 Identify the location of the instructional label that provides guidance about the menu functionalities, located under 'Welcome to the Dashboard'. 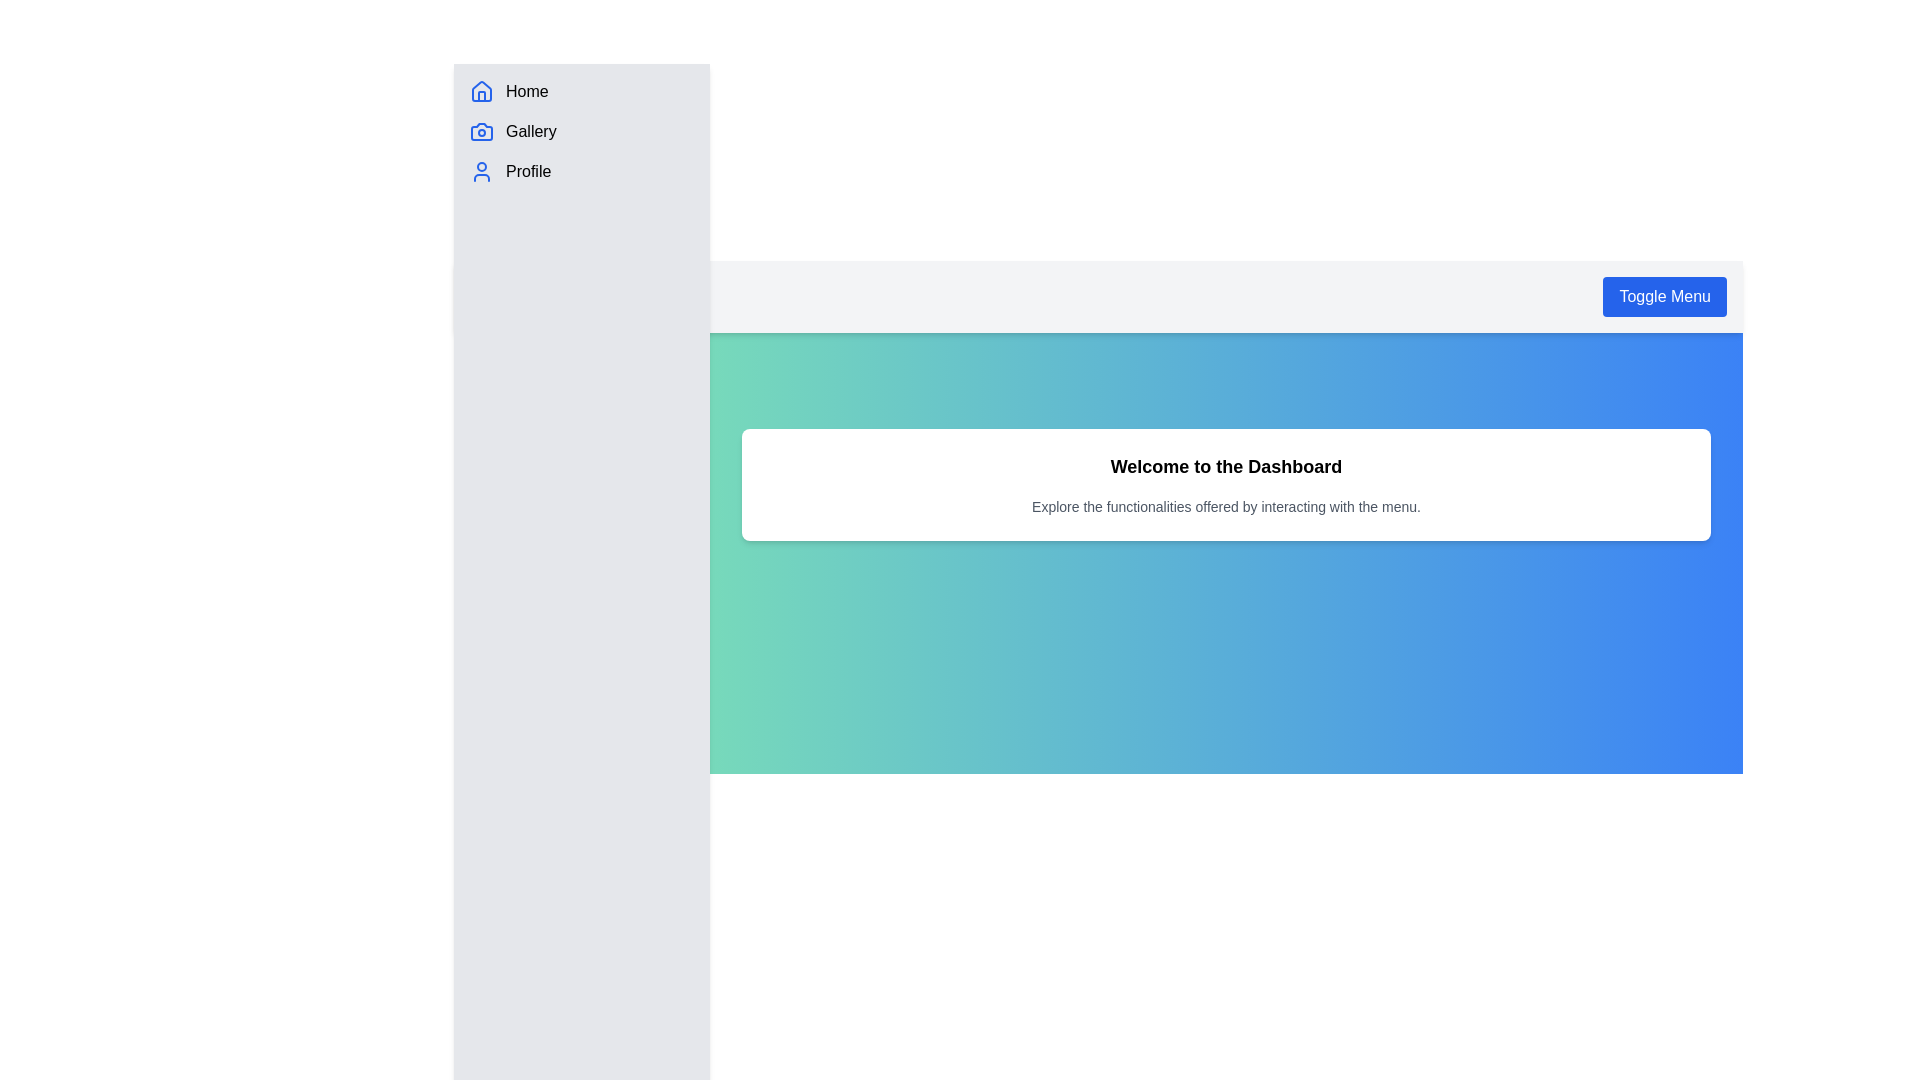
(1225, 505).